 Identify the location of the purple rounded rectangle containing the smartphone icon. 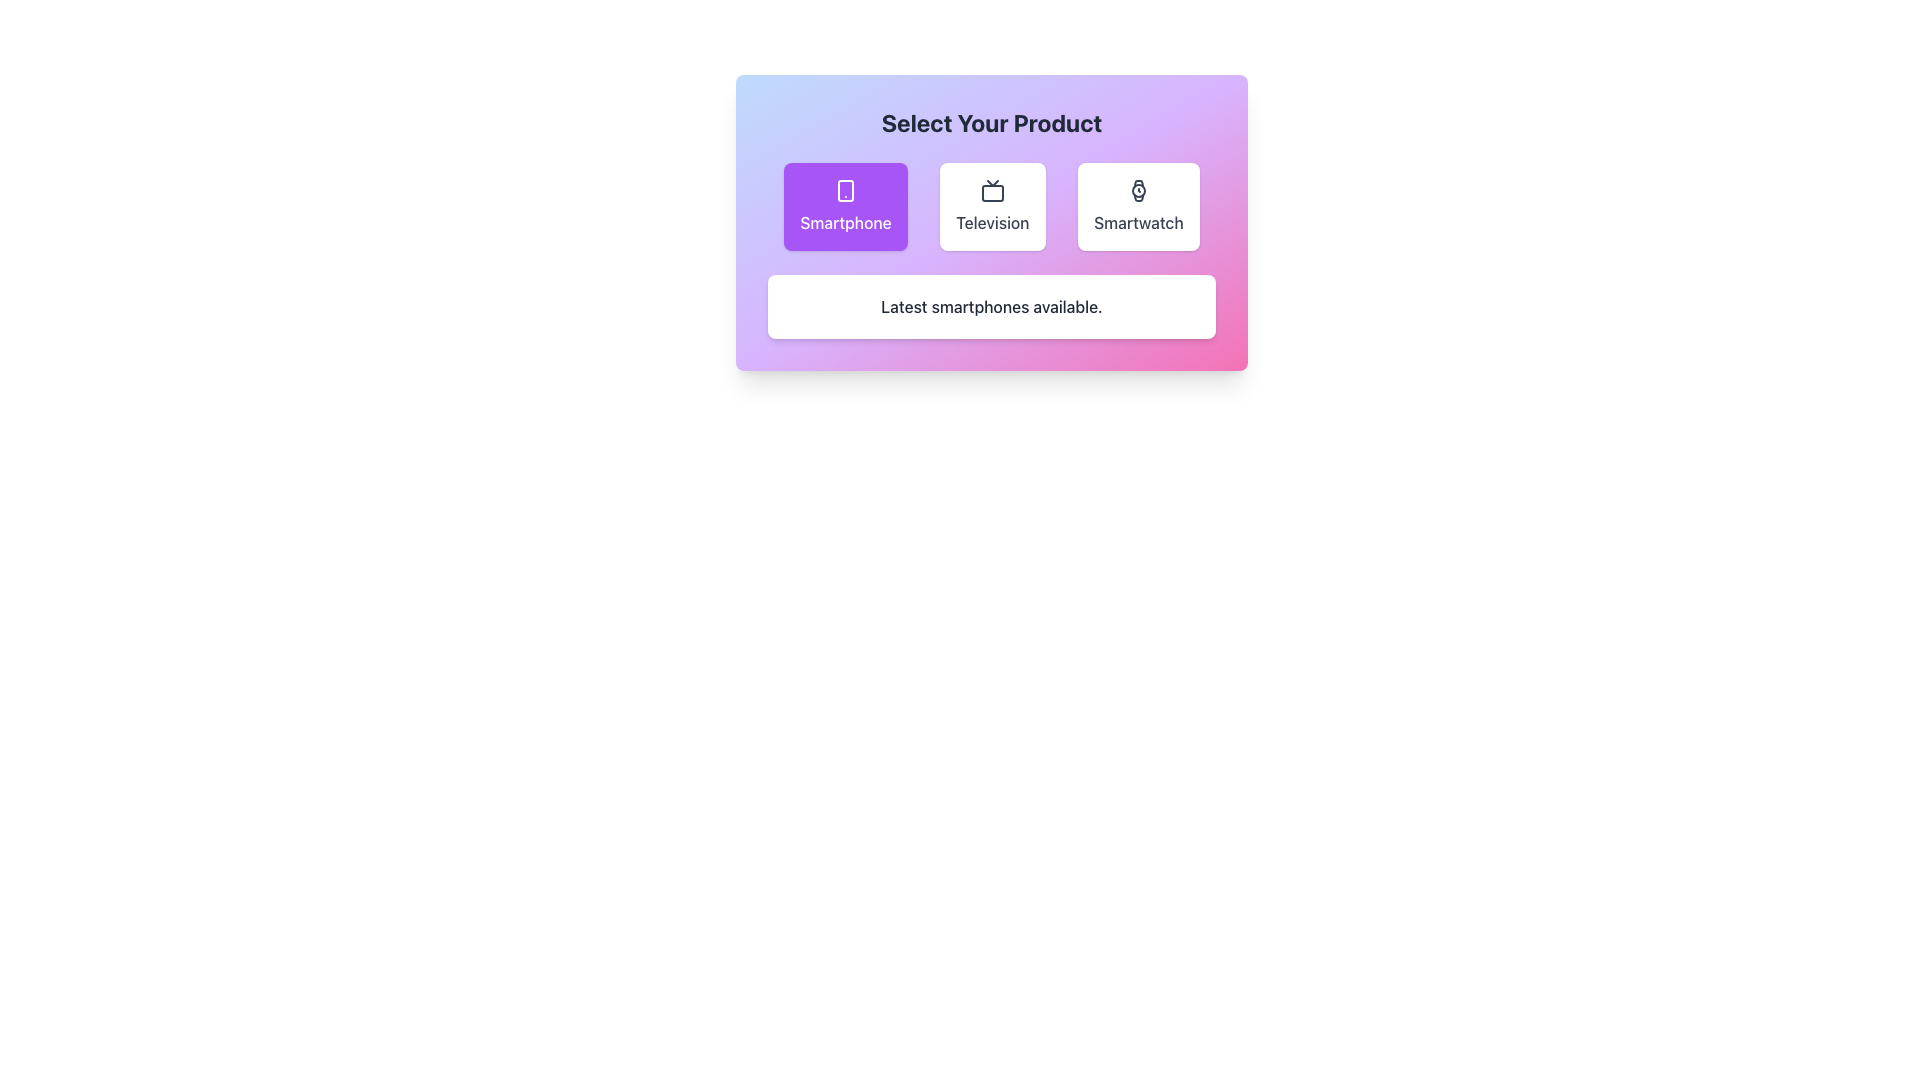
(845, 191).